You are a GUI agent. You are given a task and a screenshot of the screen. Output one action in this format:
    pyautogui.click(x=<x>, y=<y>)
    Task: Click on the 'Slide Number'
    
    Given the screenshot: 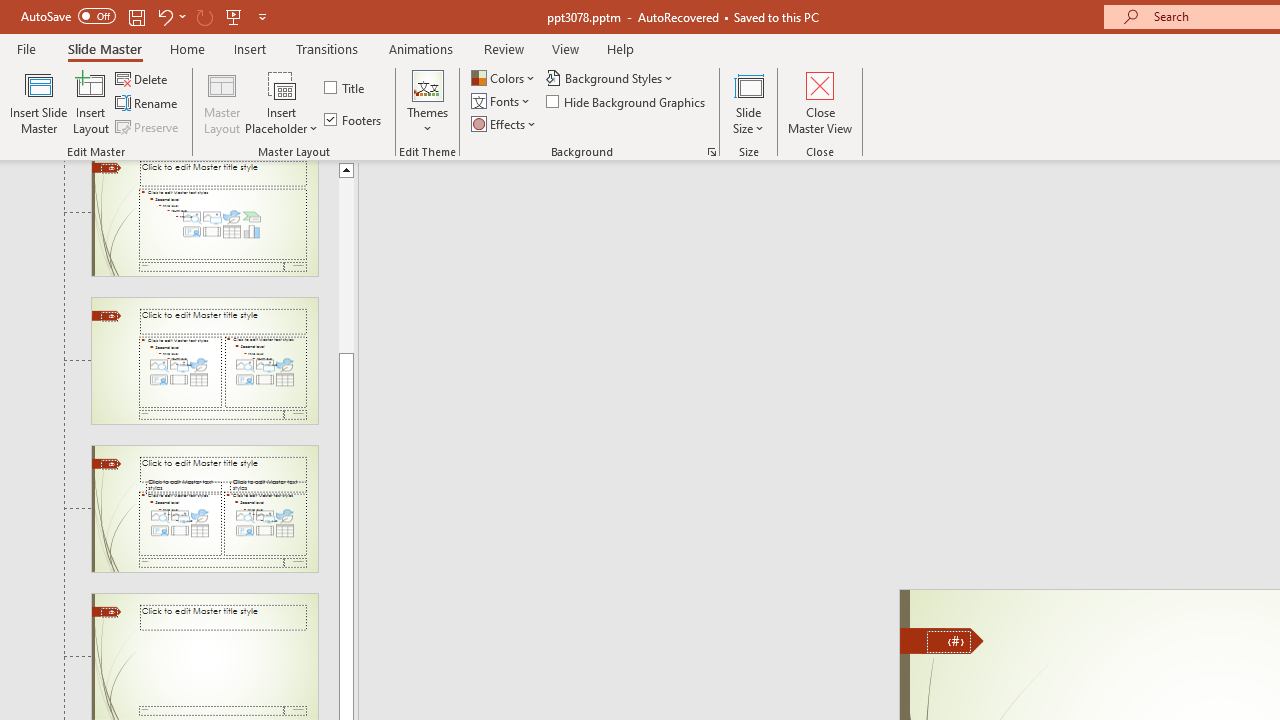 What is the action you would take?
    pyautogui.click(x=948, y=641)
    